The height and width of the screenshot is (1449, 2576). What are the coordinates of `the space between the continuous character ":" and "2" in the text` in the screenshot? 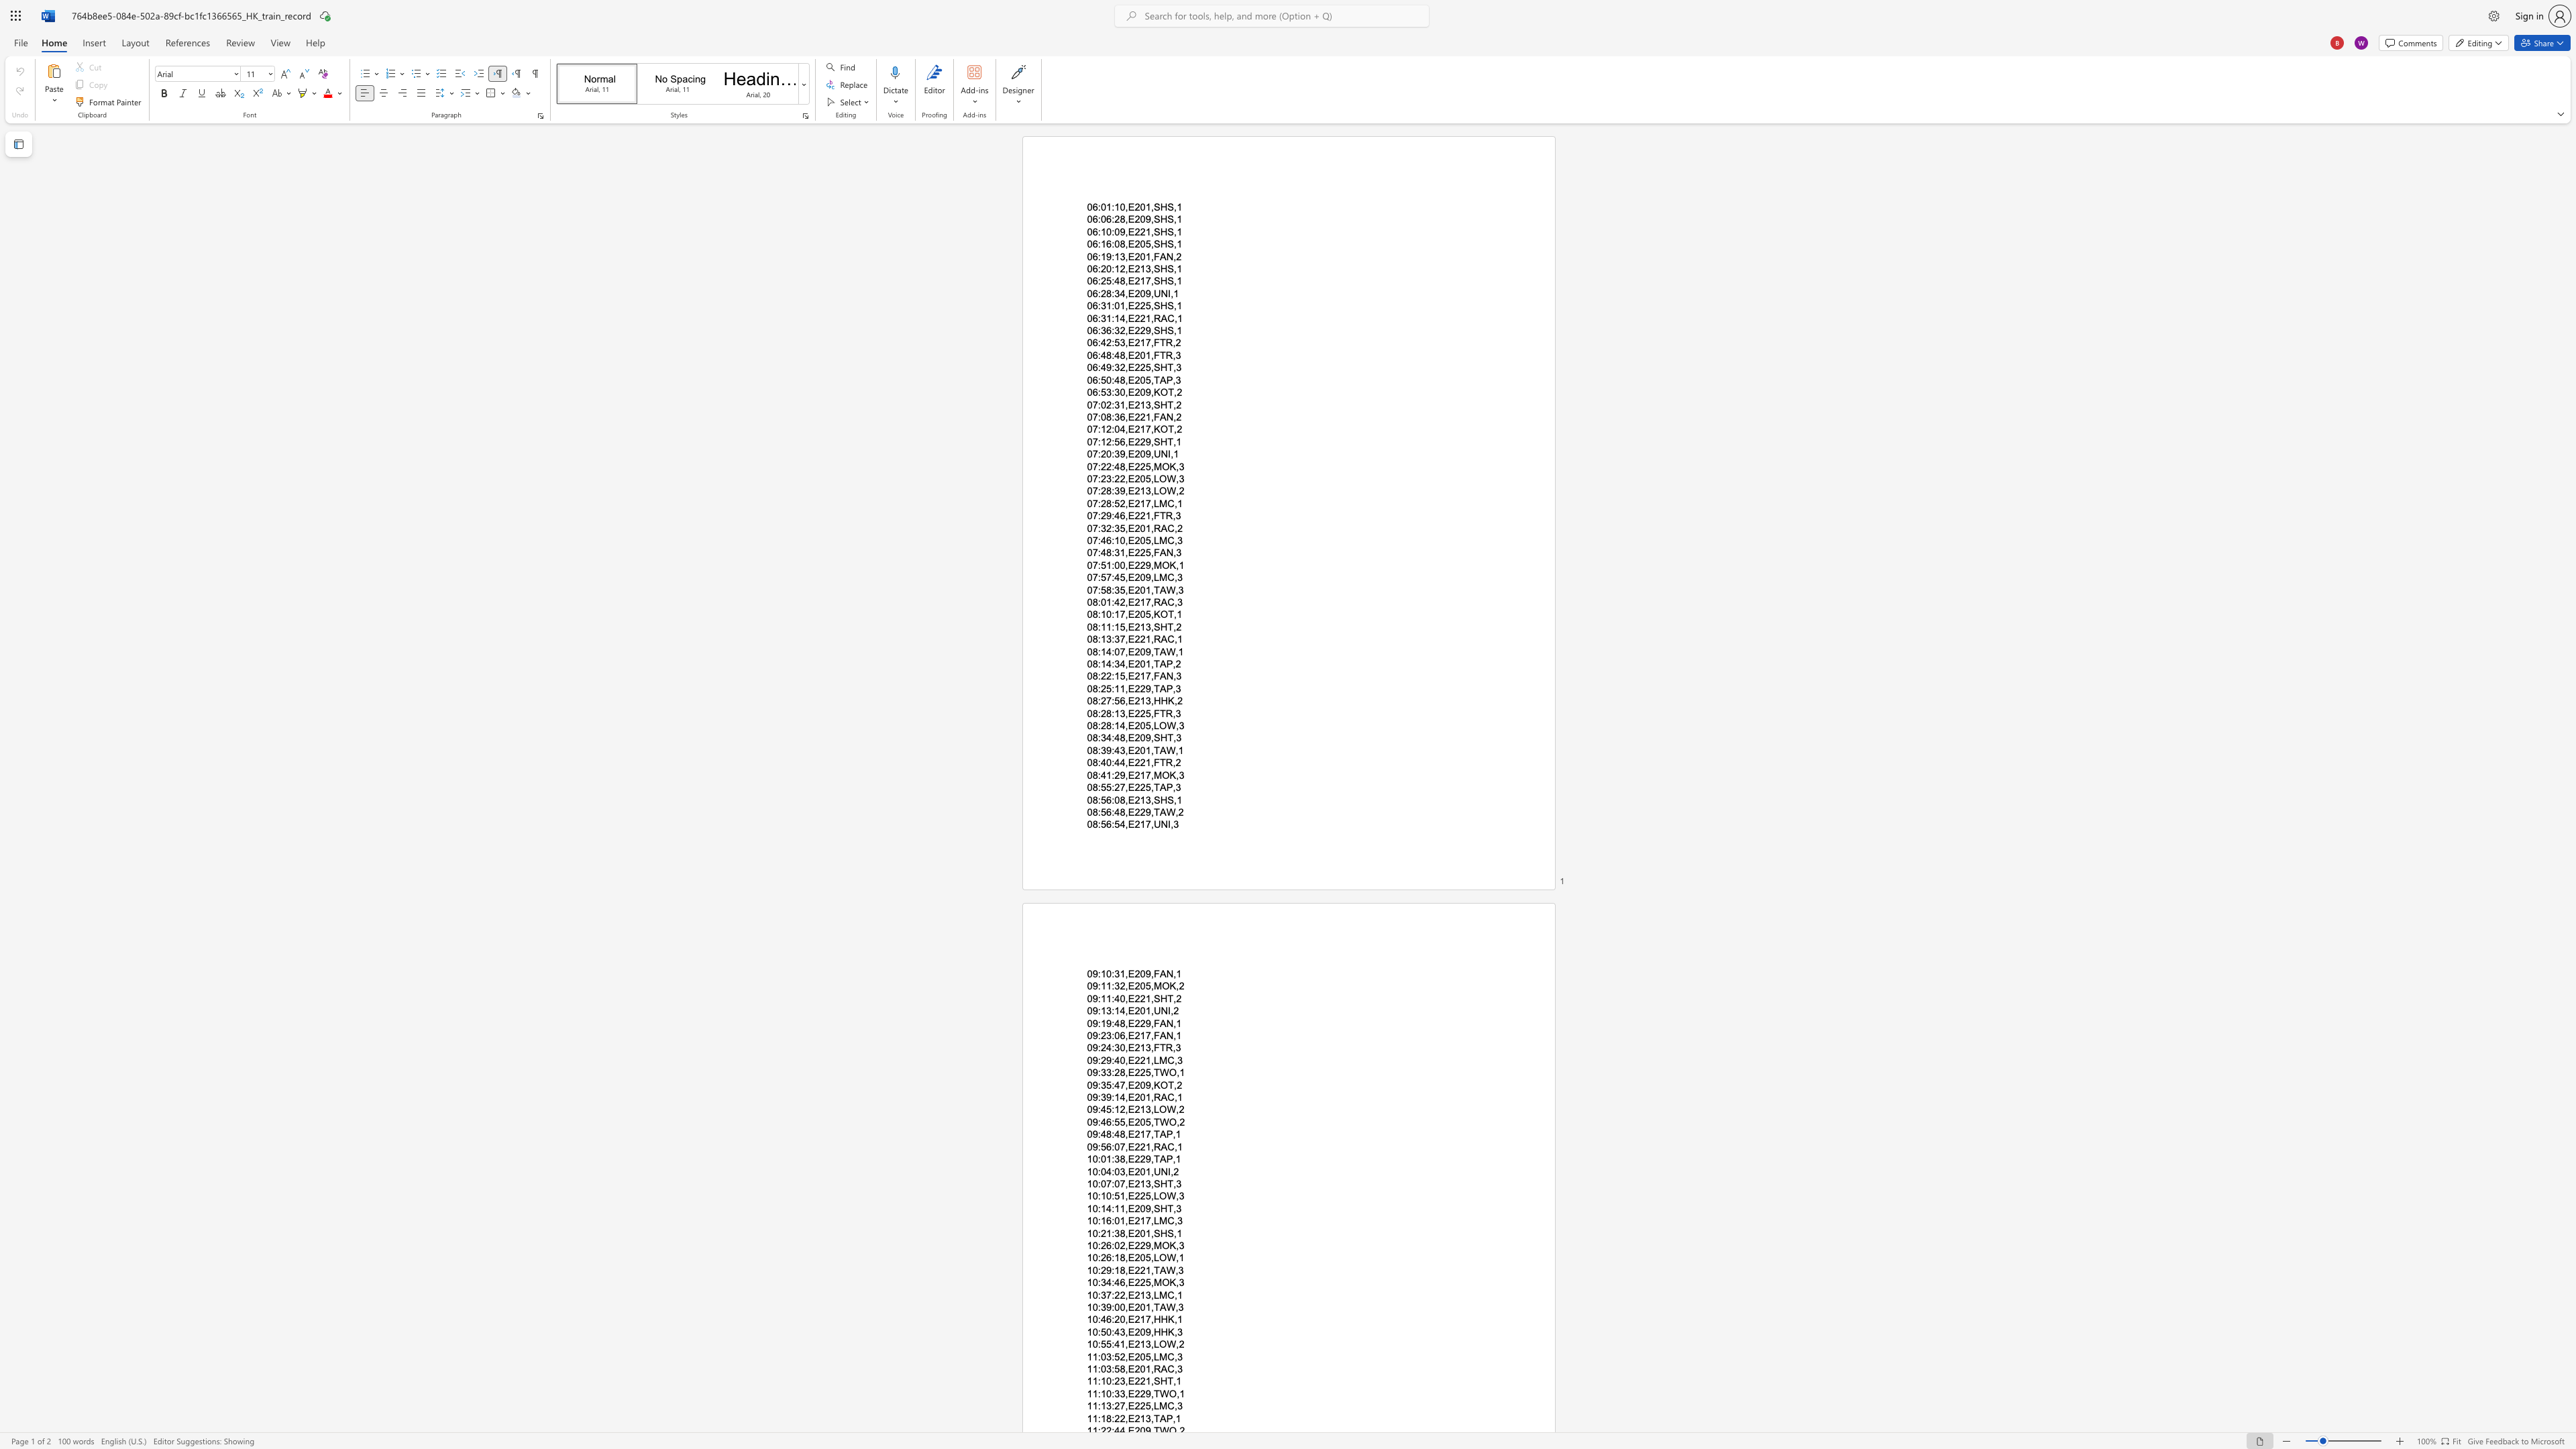 It's located at (1115, 773).